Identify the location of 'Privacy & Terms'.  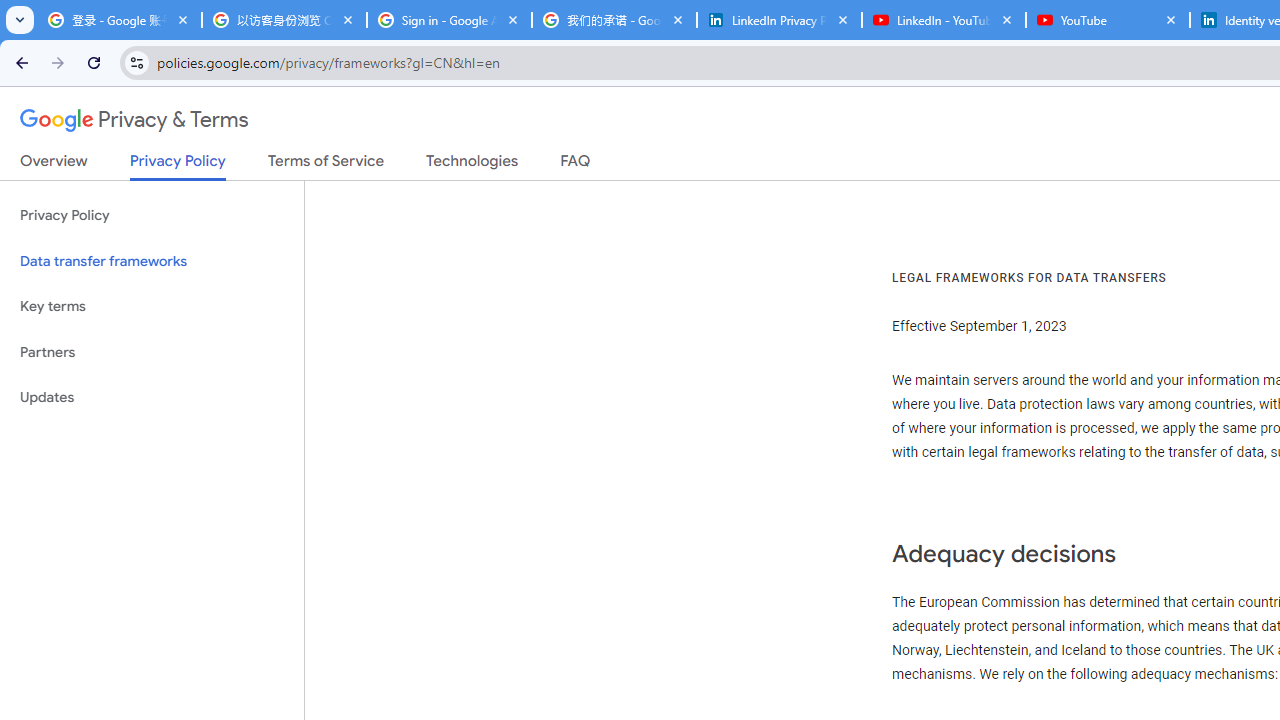
(134, 120).